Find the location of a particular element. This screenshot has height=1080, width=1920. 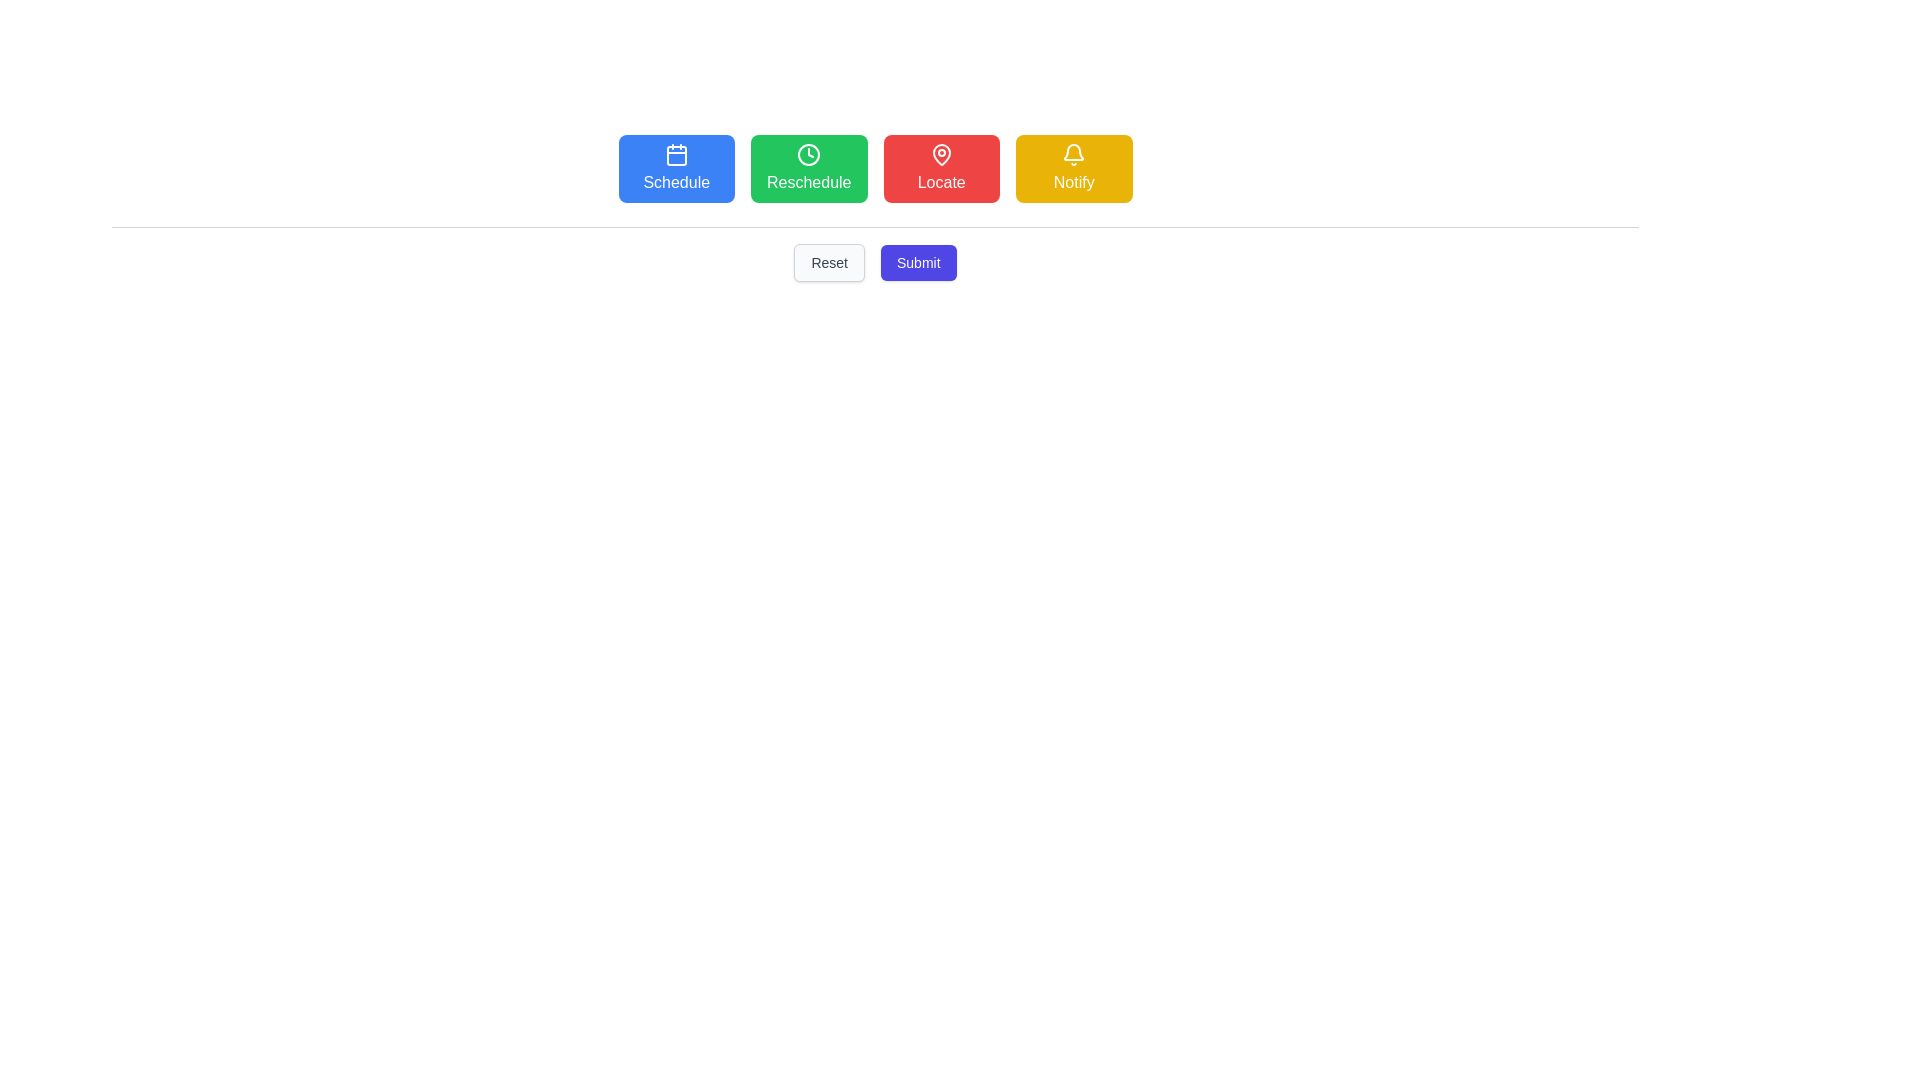

the circular SVG shape within the green 'Reschedule' button, which is the second button in a sequence of four buttons near the top-center of the interface is located at coordinates (809, 153).